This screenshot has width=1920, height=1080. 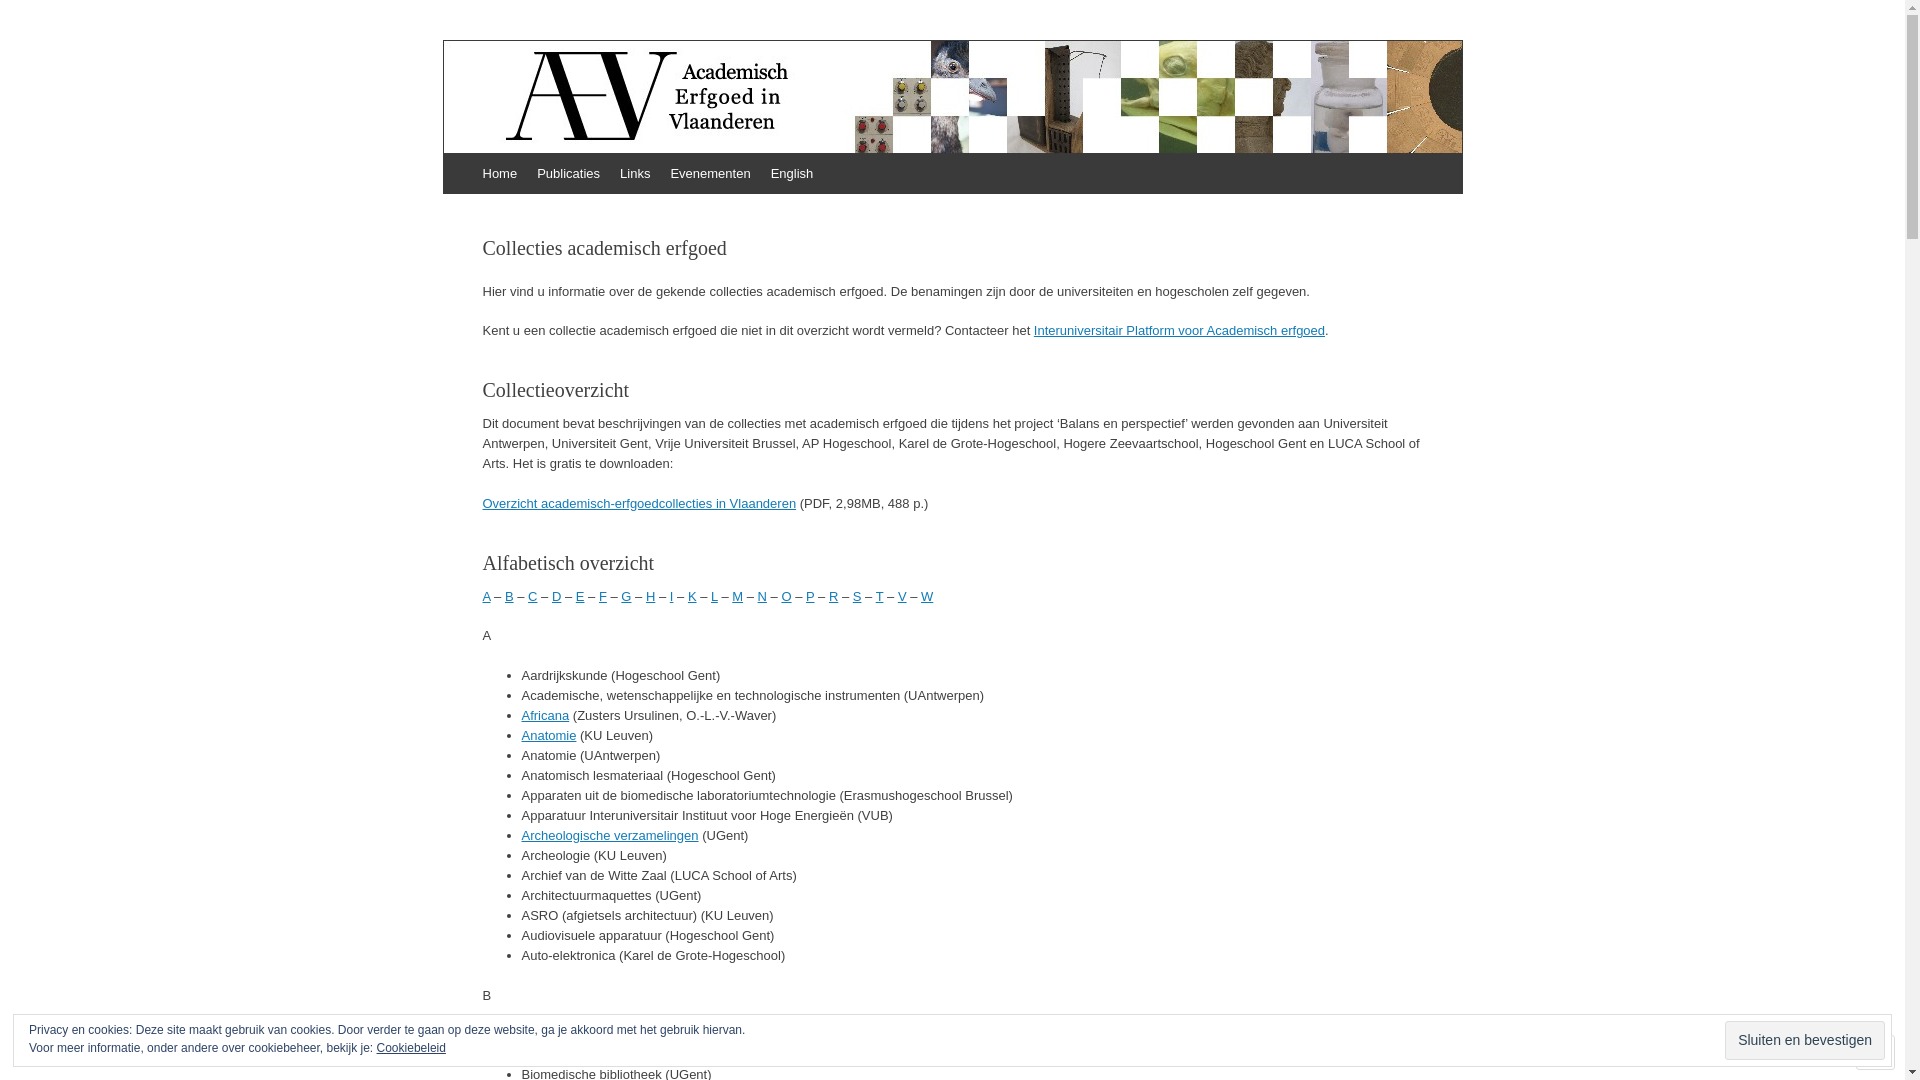 What do you see at coordinates (710, 172) in the screenshot?
I see `'Evenementen'` at bounding box center [710, 172].